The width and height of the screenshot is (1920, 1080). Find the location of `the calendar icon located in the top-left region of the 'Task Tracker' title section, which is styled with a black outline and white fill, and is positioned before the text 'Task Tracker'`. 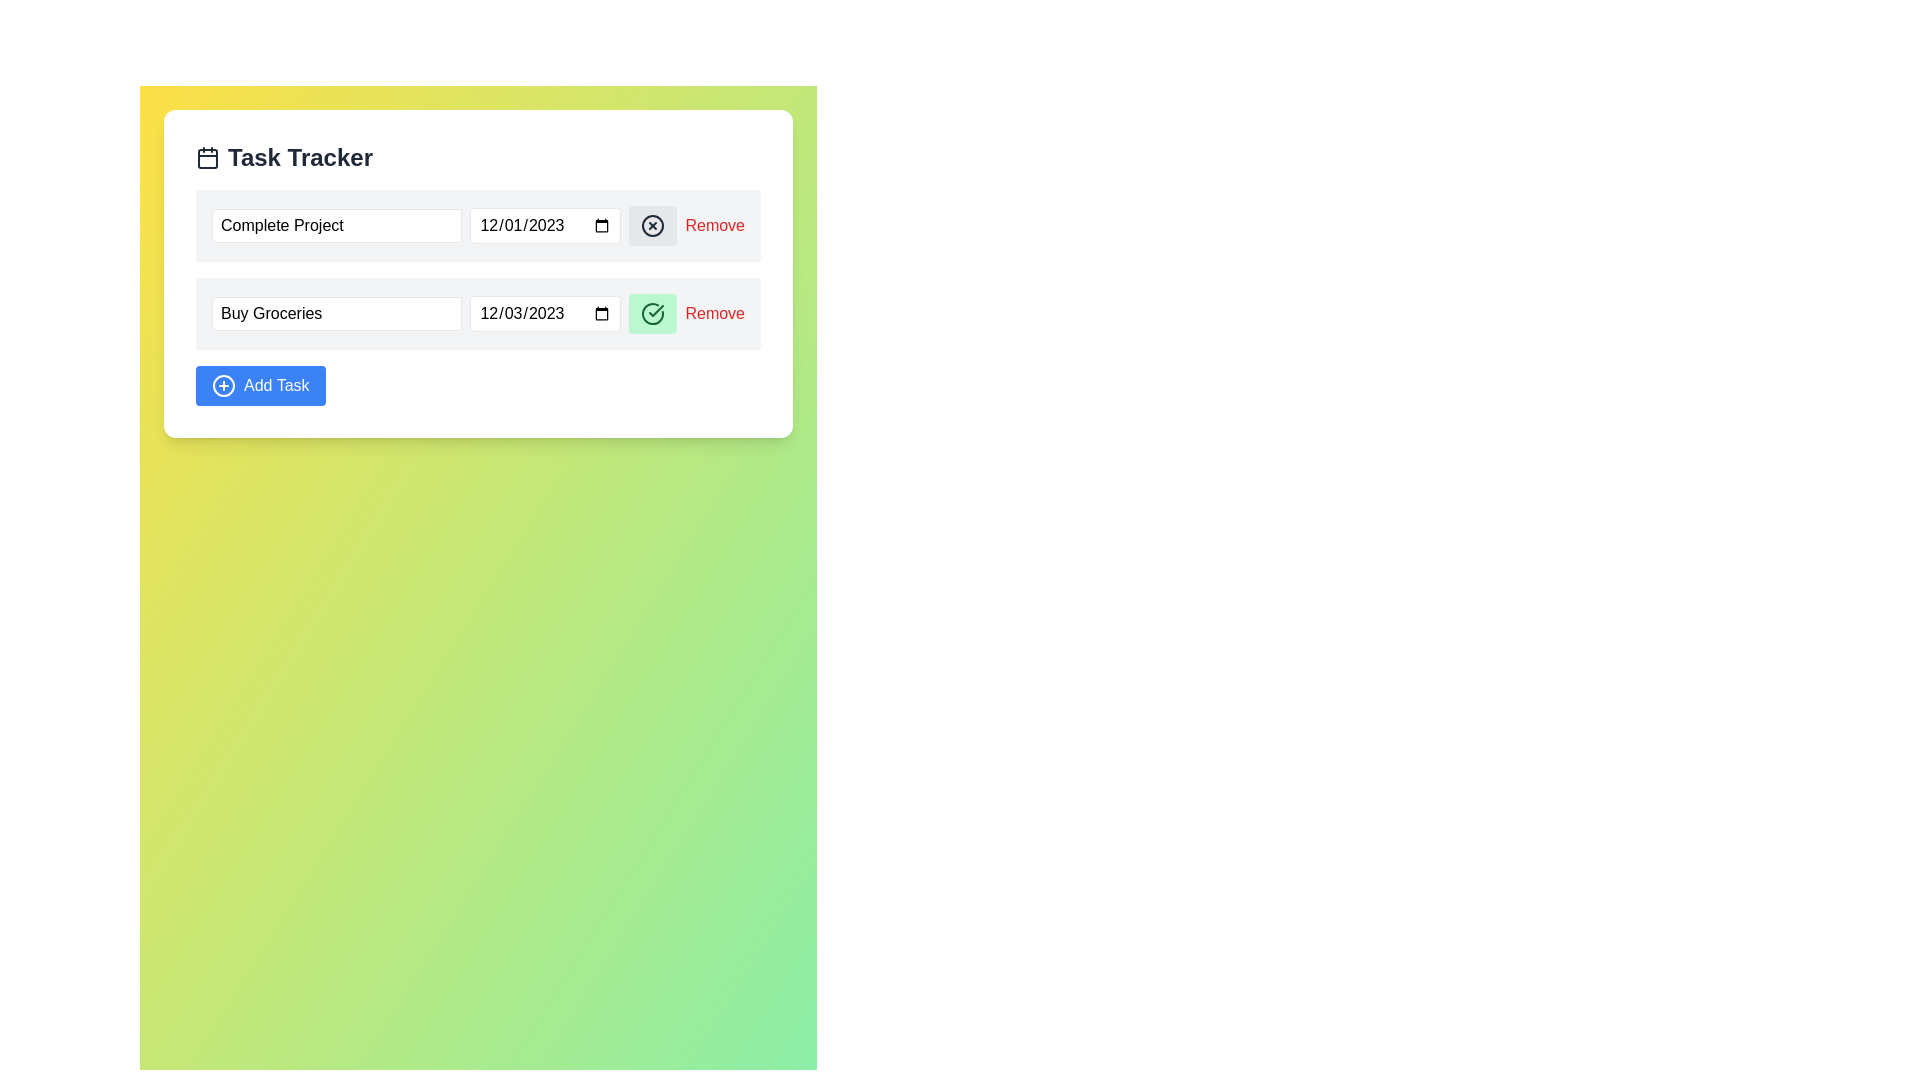

the calendar icon located in the top-left region of the 'Task Tracker' title section, which is styled with a black outline and white fill, and is positioned before the text 'Task Tracker' is located at coordinates (207, 157).